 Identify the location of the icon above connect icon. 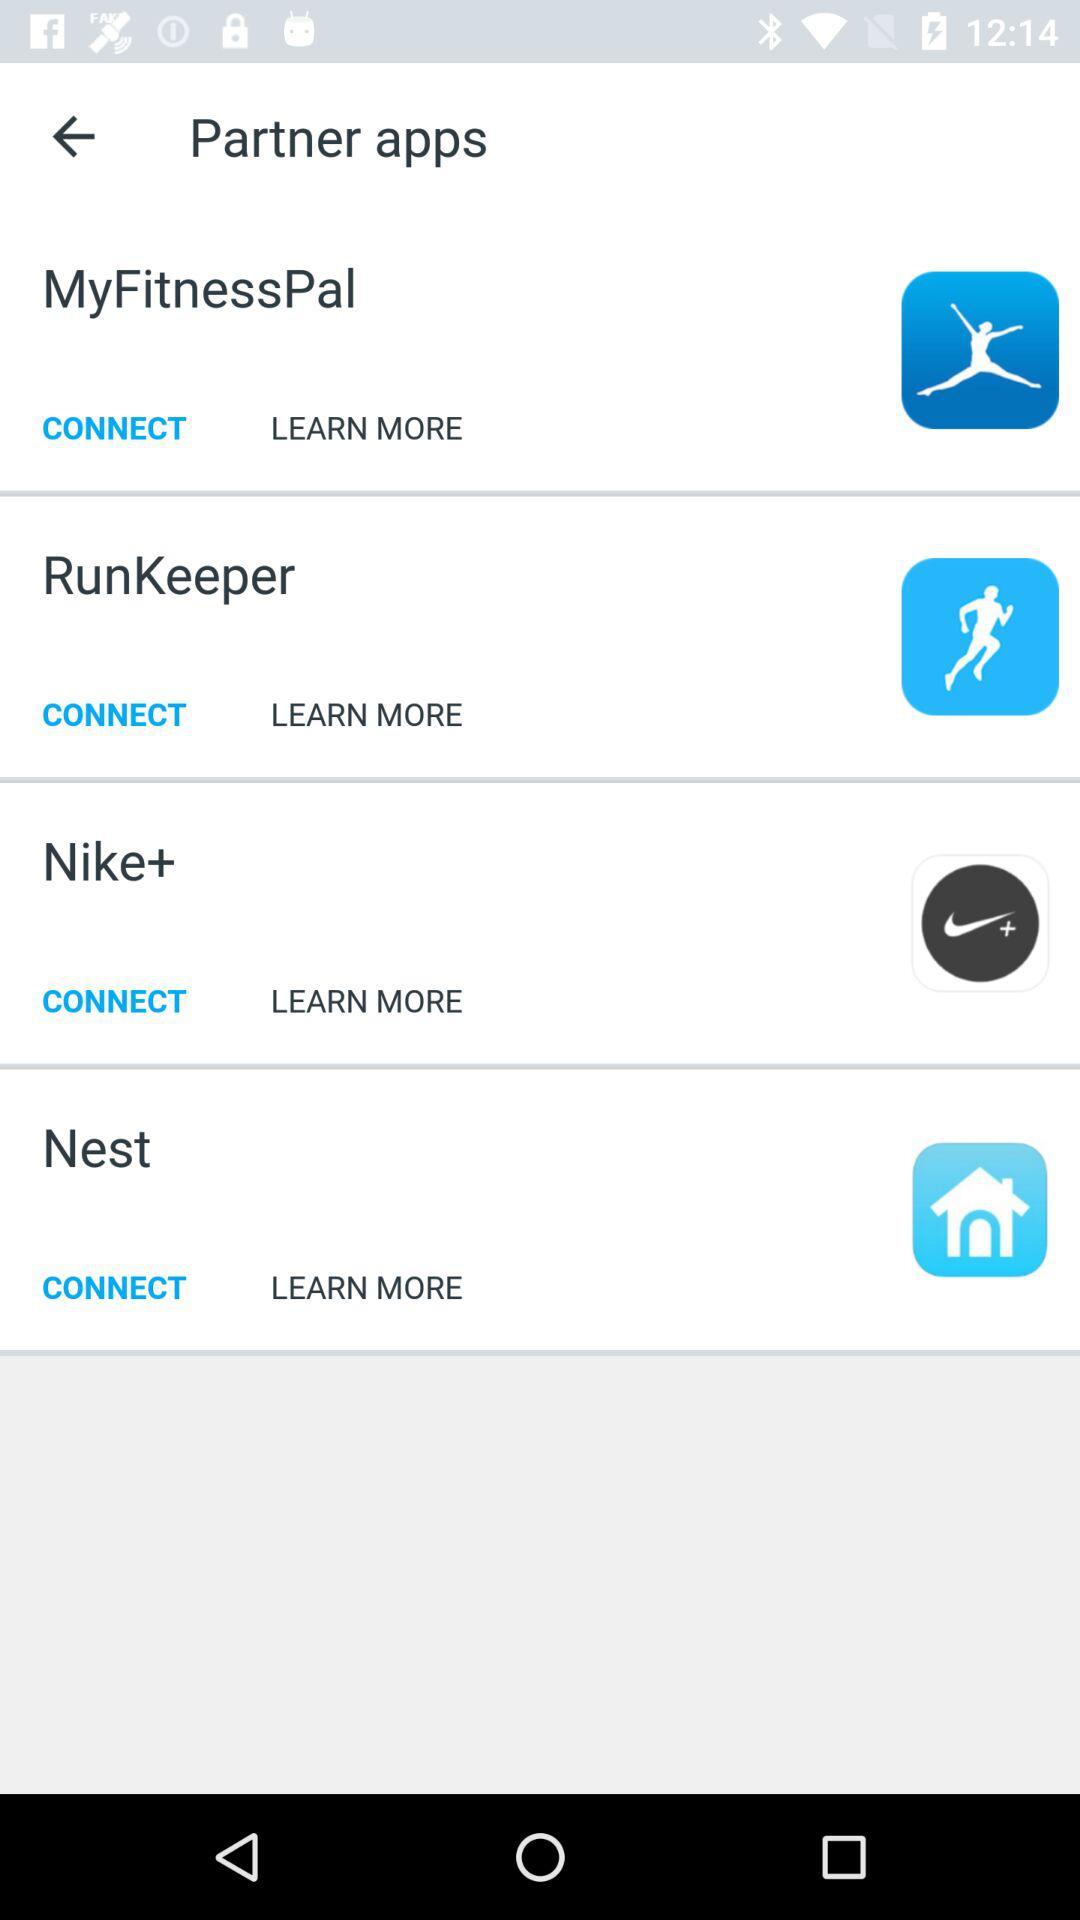
(109, 859).